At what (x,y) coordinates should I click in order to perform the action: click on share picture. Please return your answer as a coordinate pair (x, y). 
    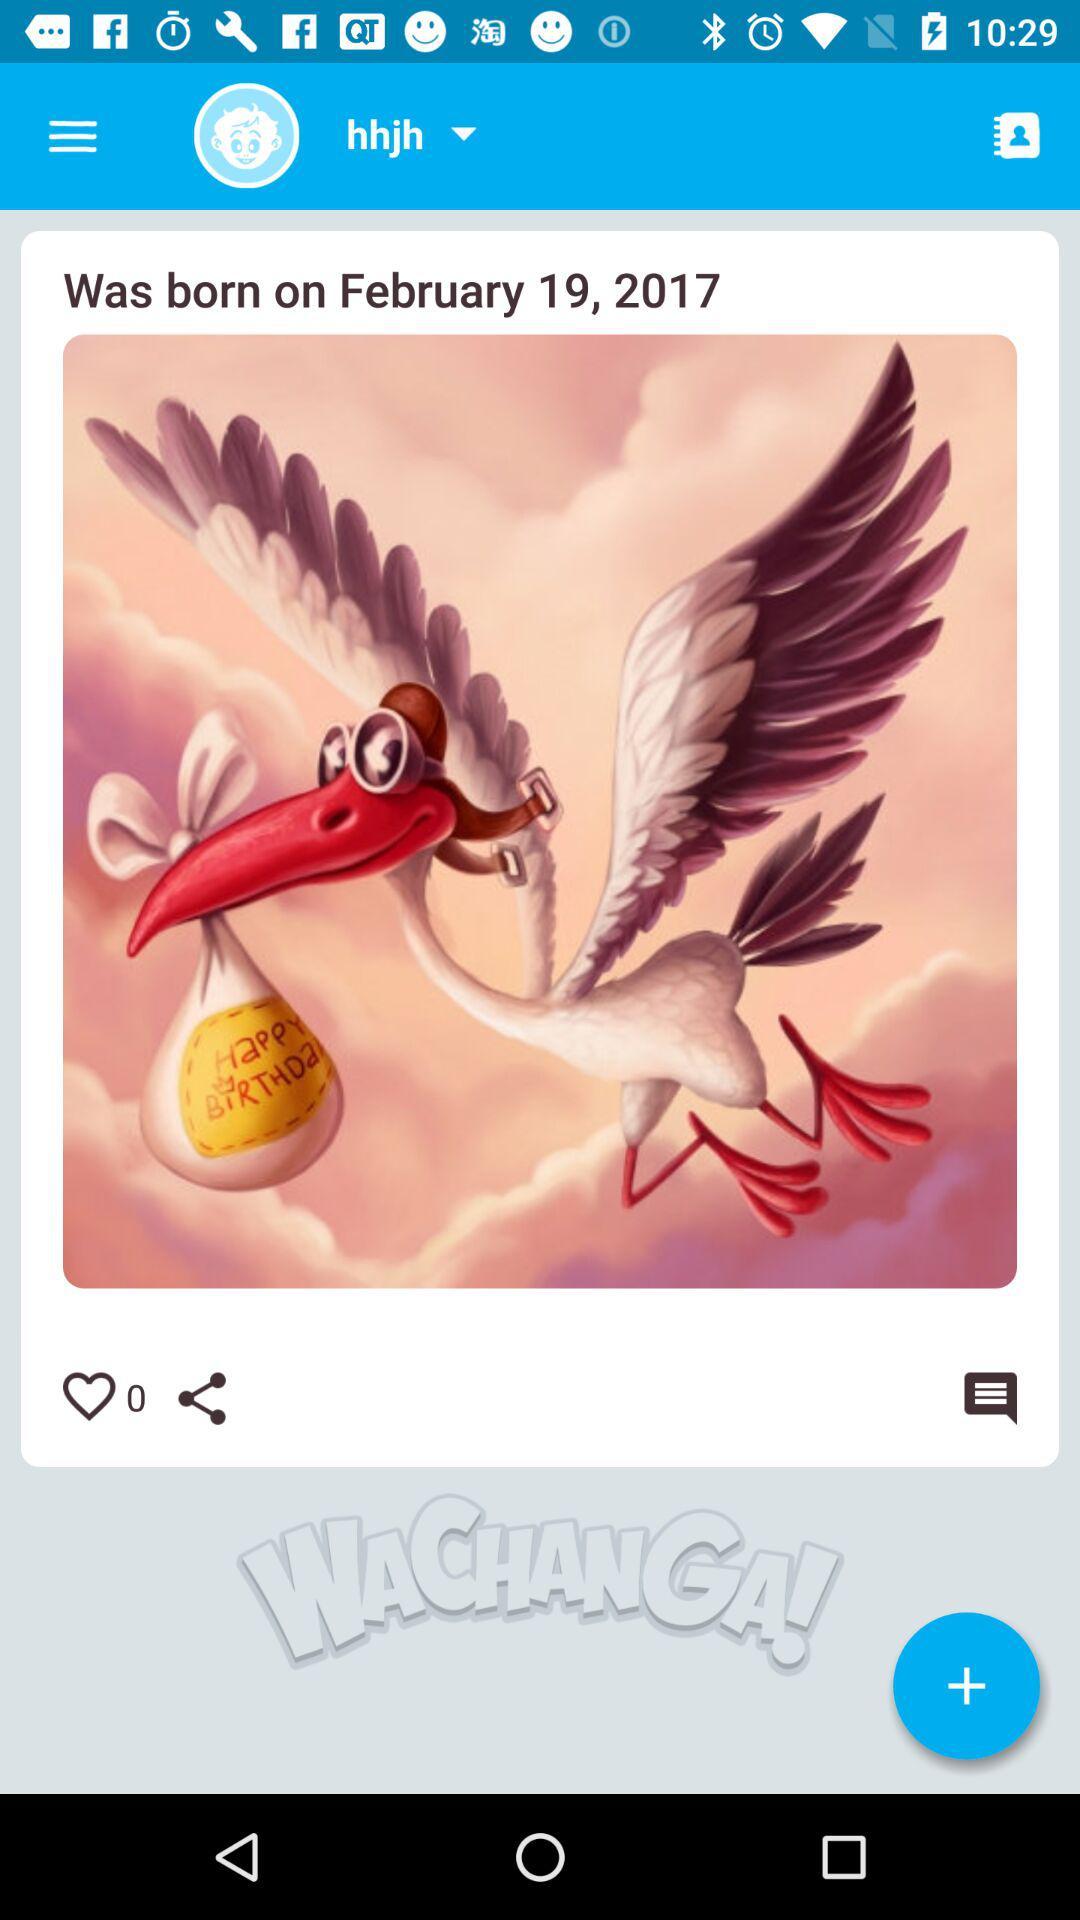
    Looking at the image, I should click on (217, 1397).